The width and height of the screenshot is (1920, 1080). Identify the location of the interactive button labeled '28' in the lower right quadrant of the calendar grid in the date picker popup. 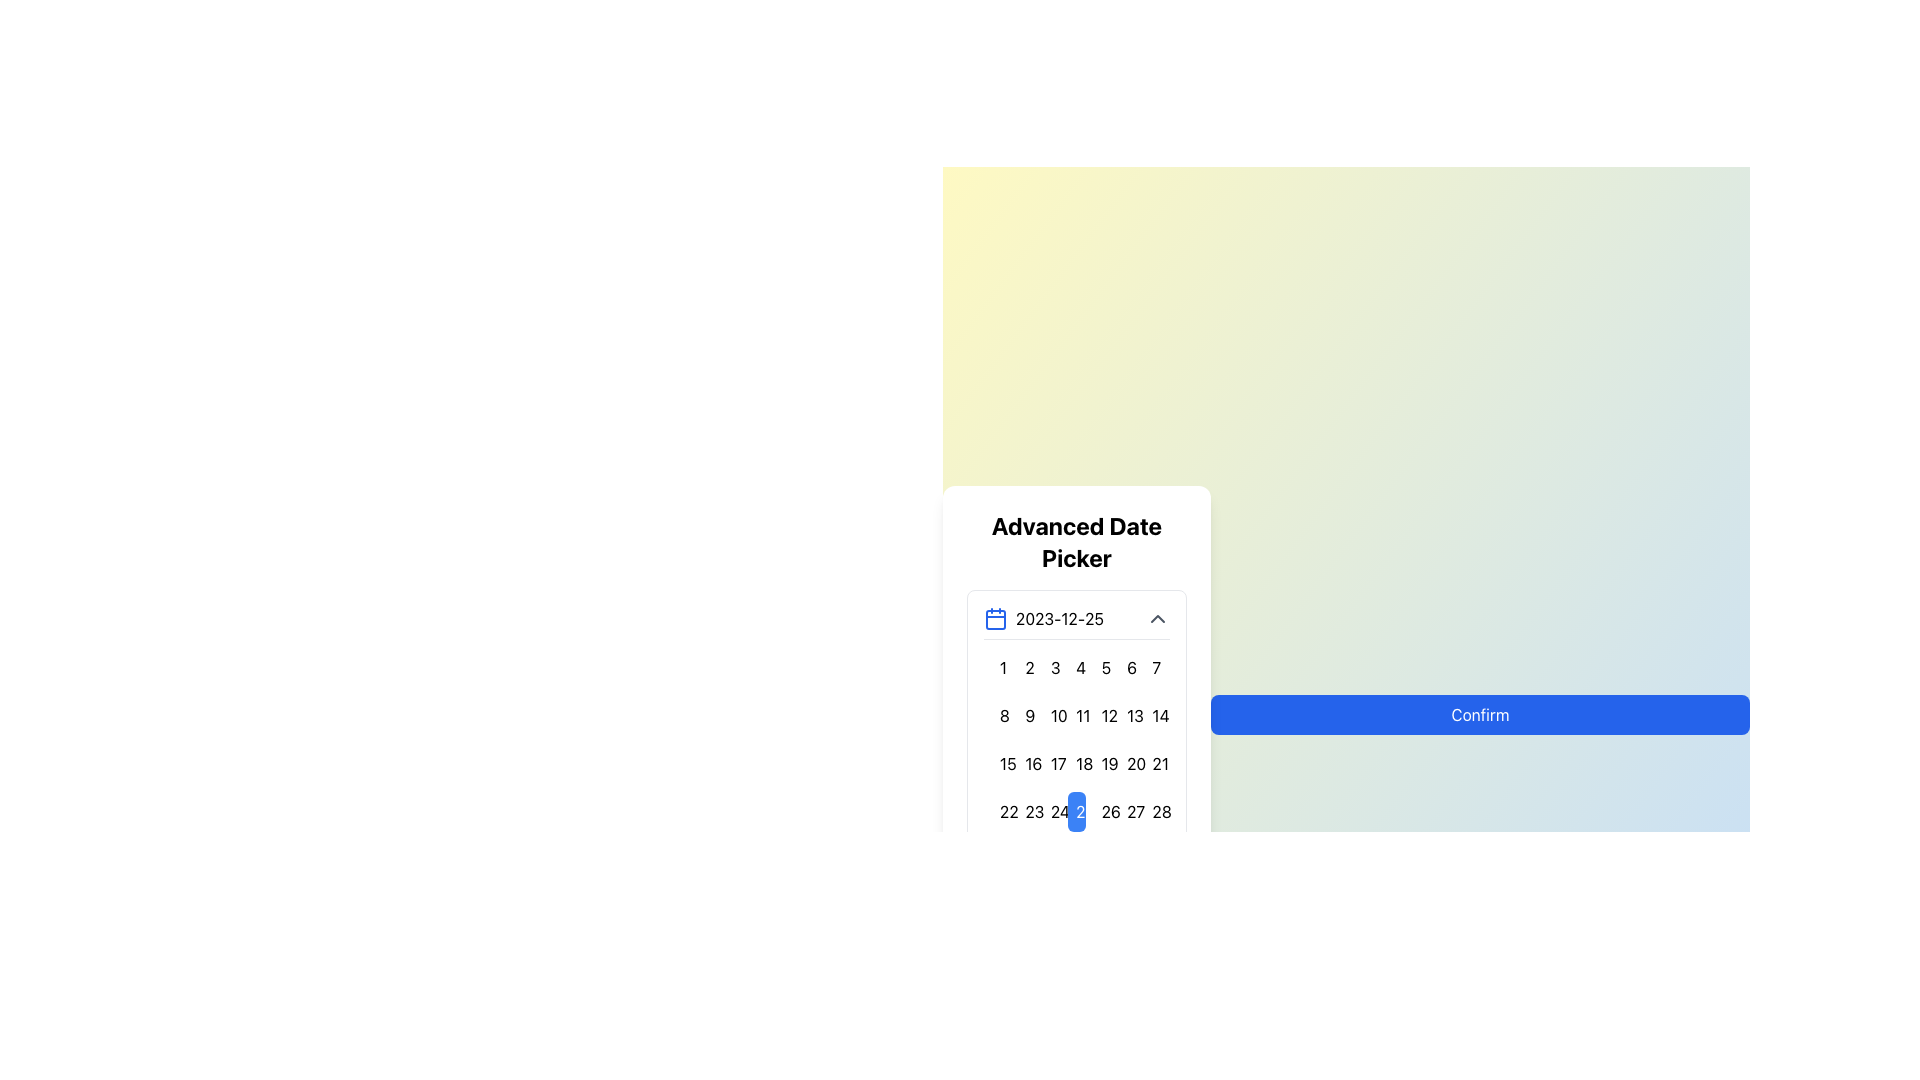
(1153, 811).